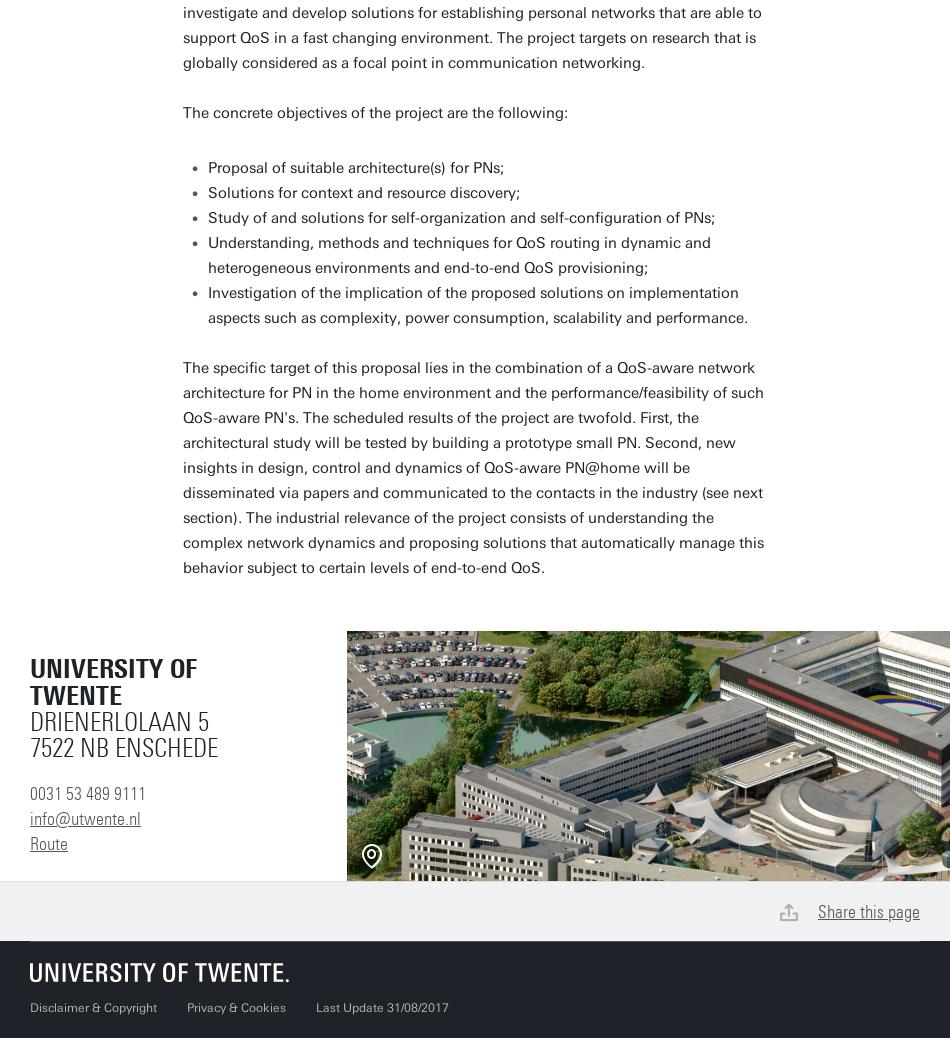  Describe the element at coordinates (478, 305) in the screenshot. I see `'Investigation of the implication of the proposed solutions on implementation aspects such as complexity, power consumption, scalability and performance.'` at that location.